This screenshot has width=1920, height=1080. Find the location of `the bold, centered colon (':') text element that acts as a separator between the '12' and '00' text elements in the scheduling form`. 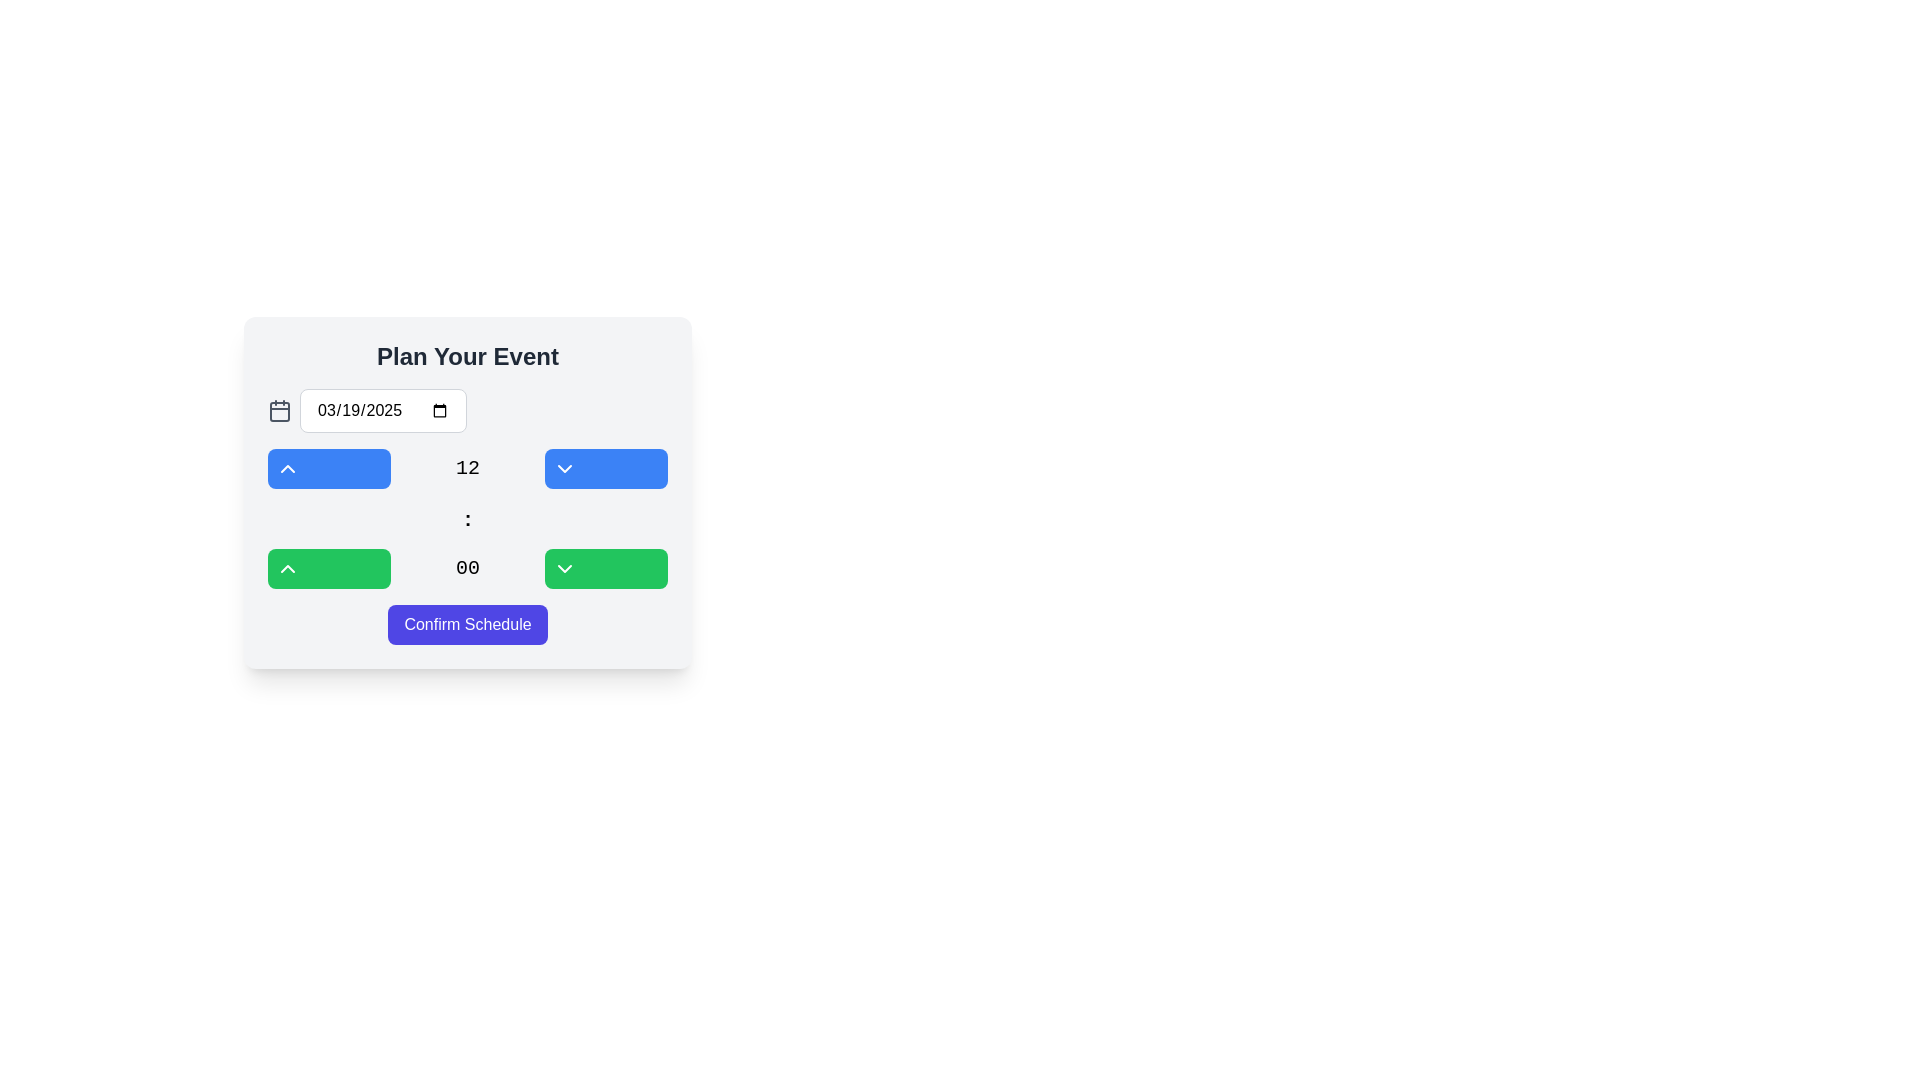

the bold, centered colon (':') text element that acts as a separator between the '12' and '00' text elements in the scheduling form is located at coordinates (466, 518).